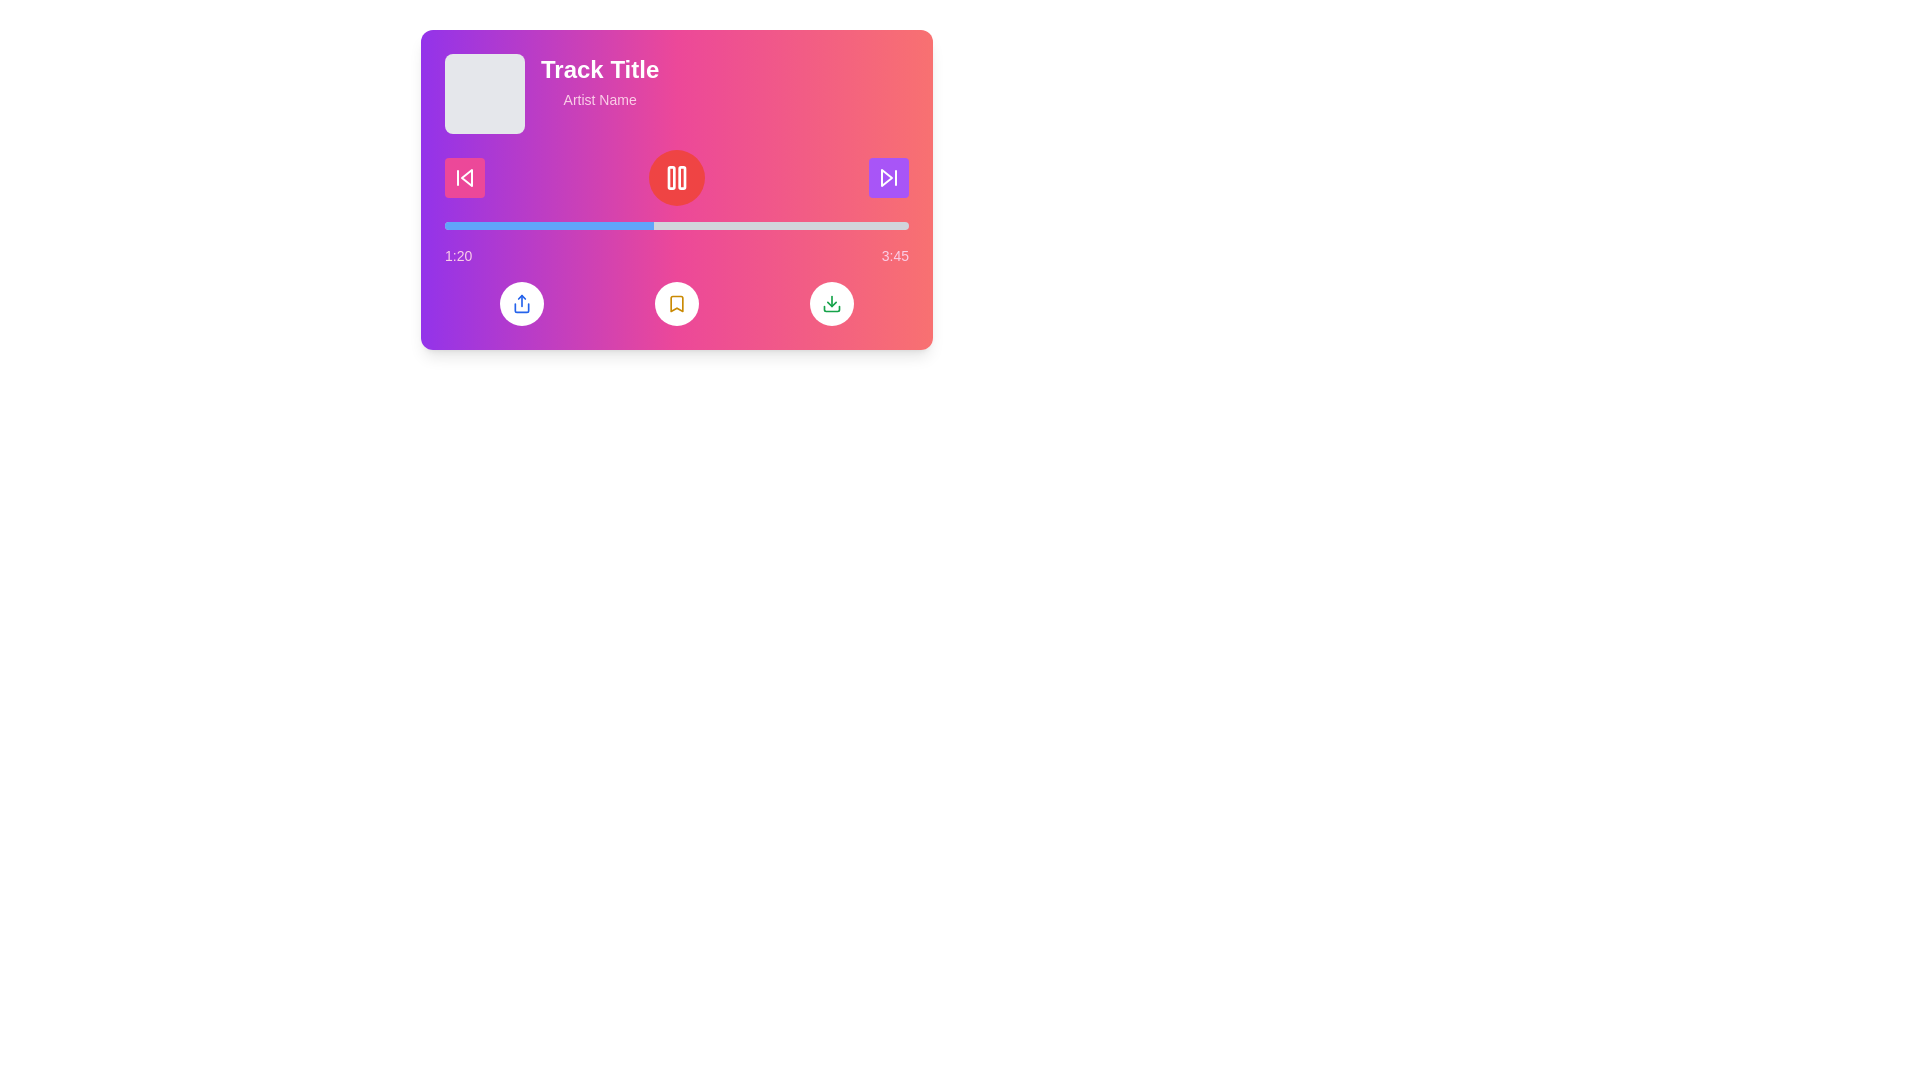  What do you see at coordinates (542, 225) in the screenshot?
I see `playback progress` at bounding box center [542, 225].